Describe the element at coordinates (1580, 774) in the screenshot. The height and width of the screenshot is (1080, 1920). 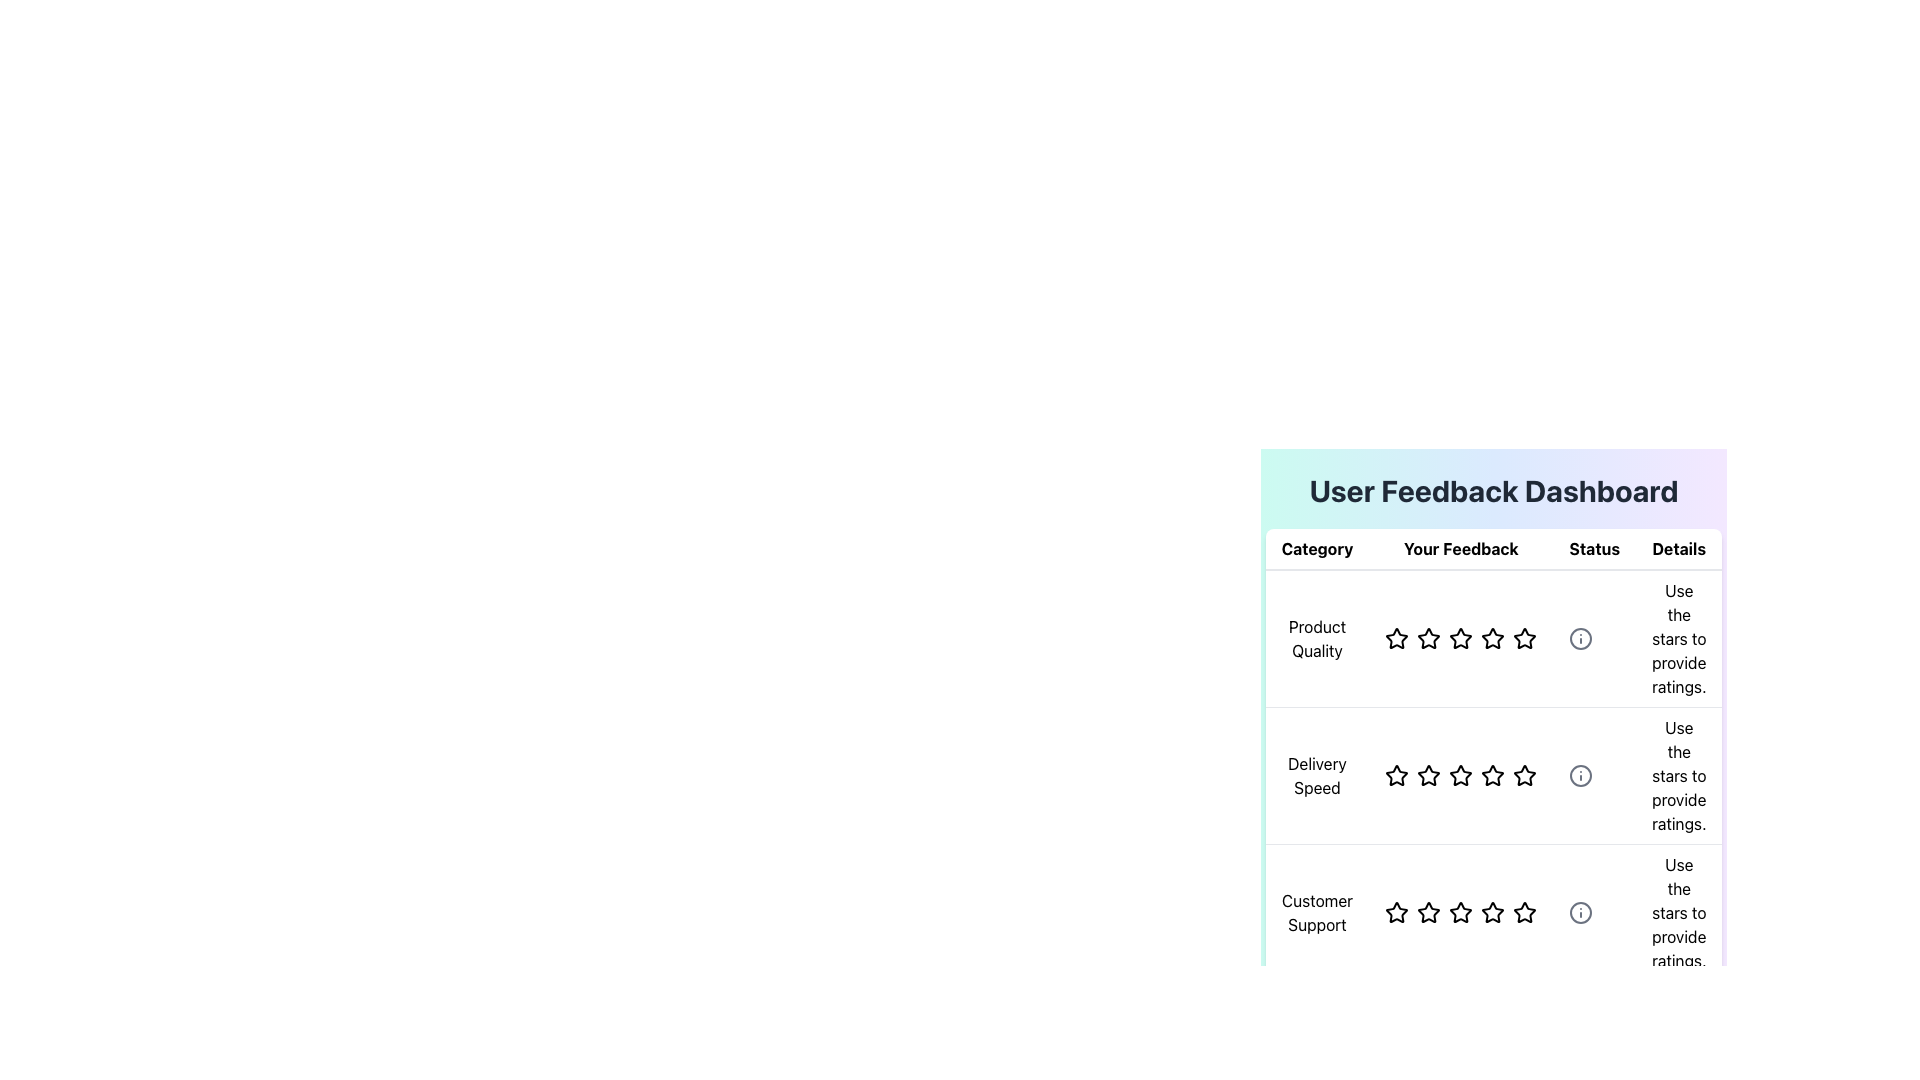
I see `the outer circular part of the 'info' icon located in the 'Details' column of the second row under 'Delivery Speed' in the User Feedback Dashboard` at that location.